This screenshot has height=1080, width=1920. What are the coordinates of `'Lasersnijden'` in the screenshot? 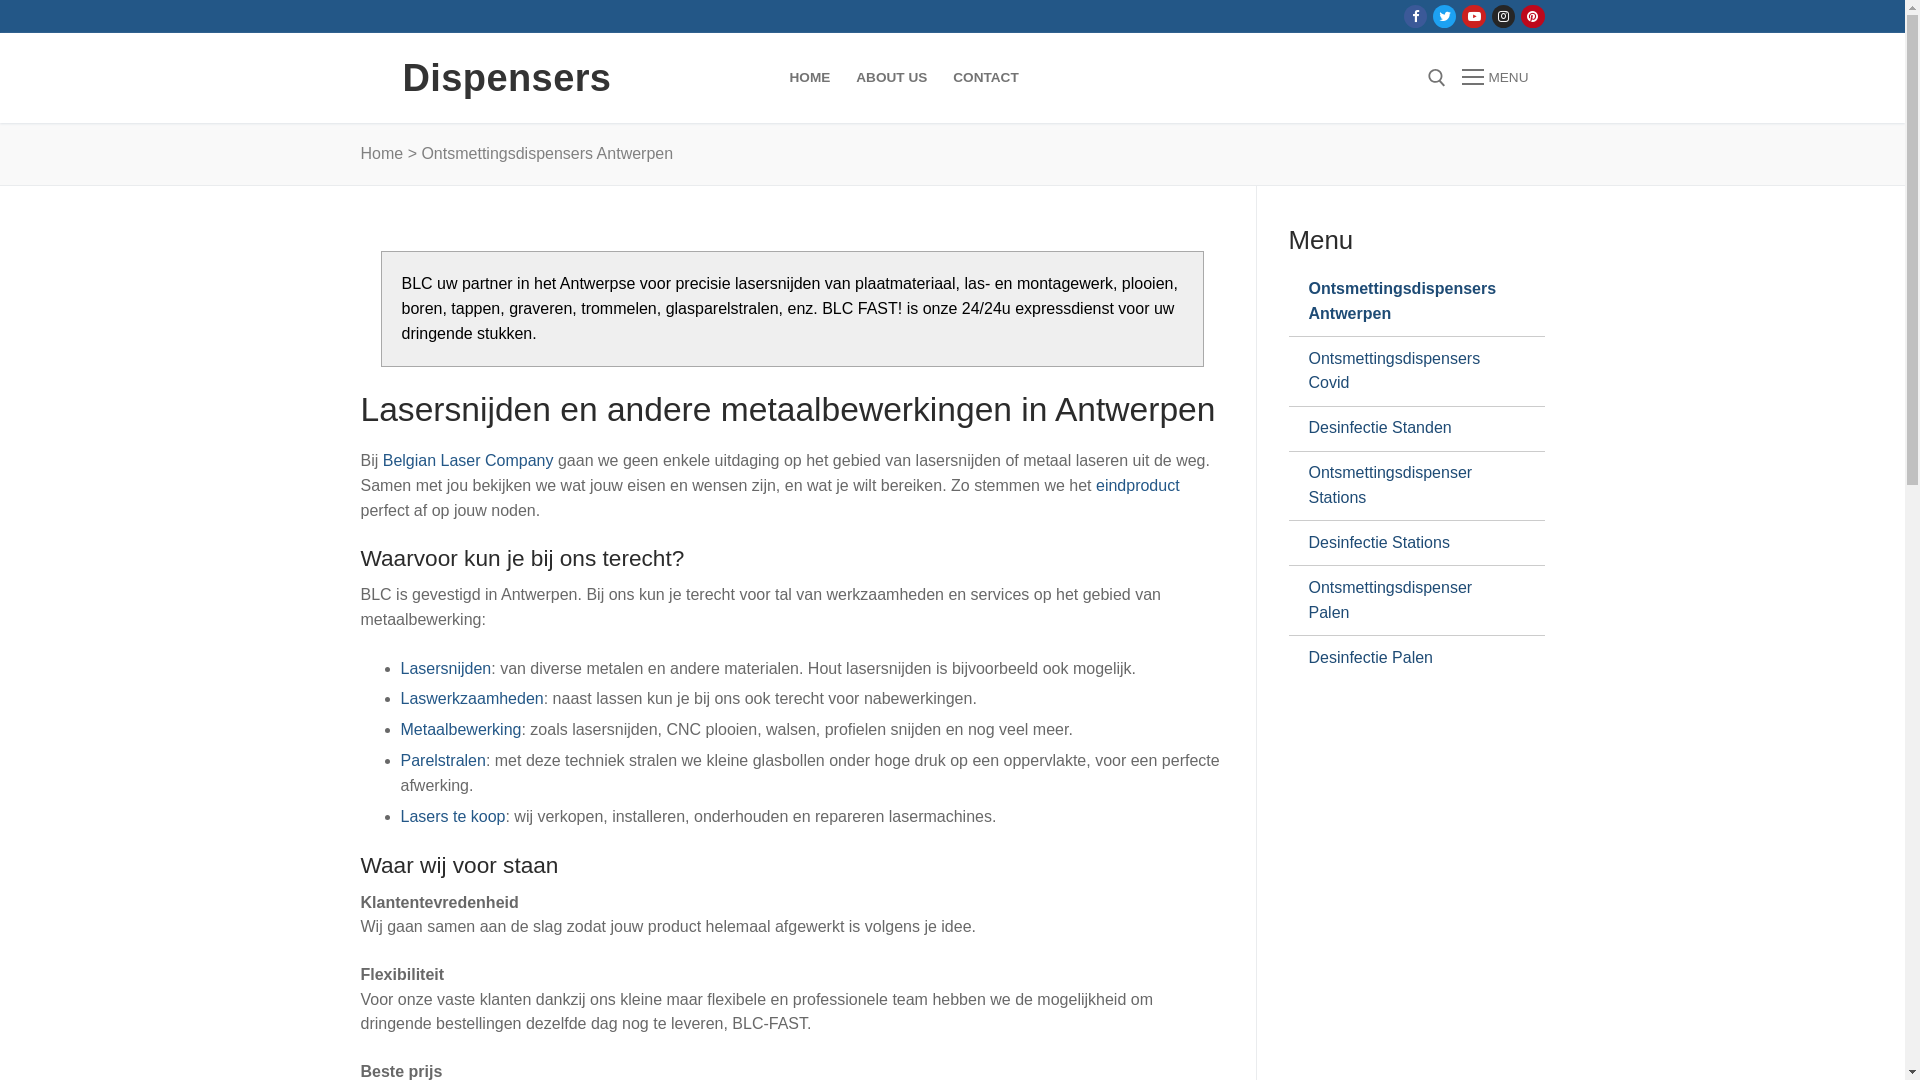 It's located at (444, 668).